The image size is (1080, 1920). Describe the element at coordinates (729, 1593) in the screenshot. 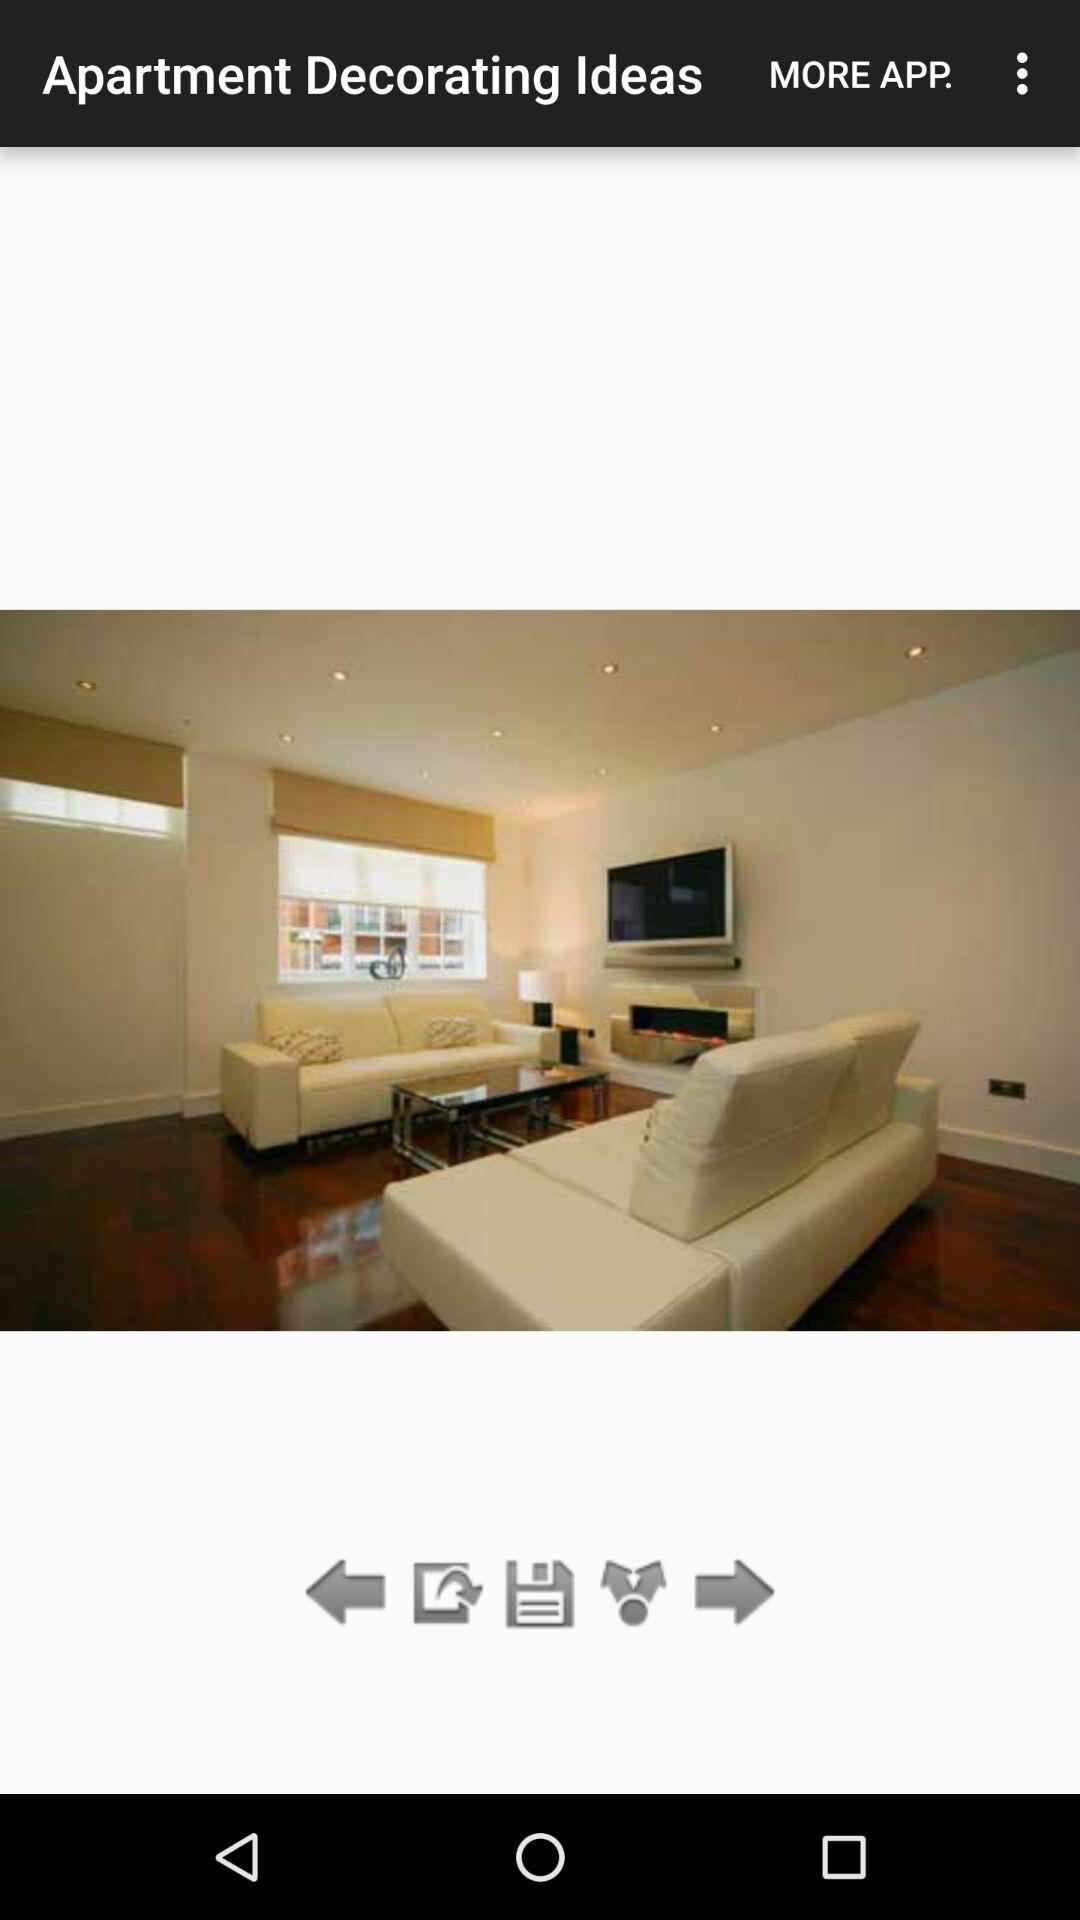

I see `the icon below more app.` at that location.